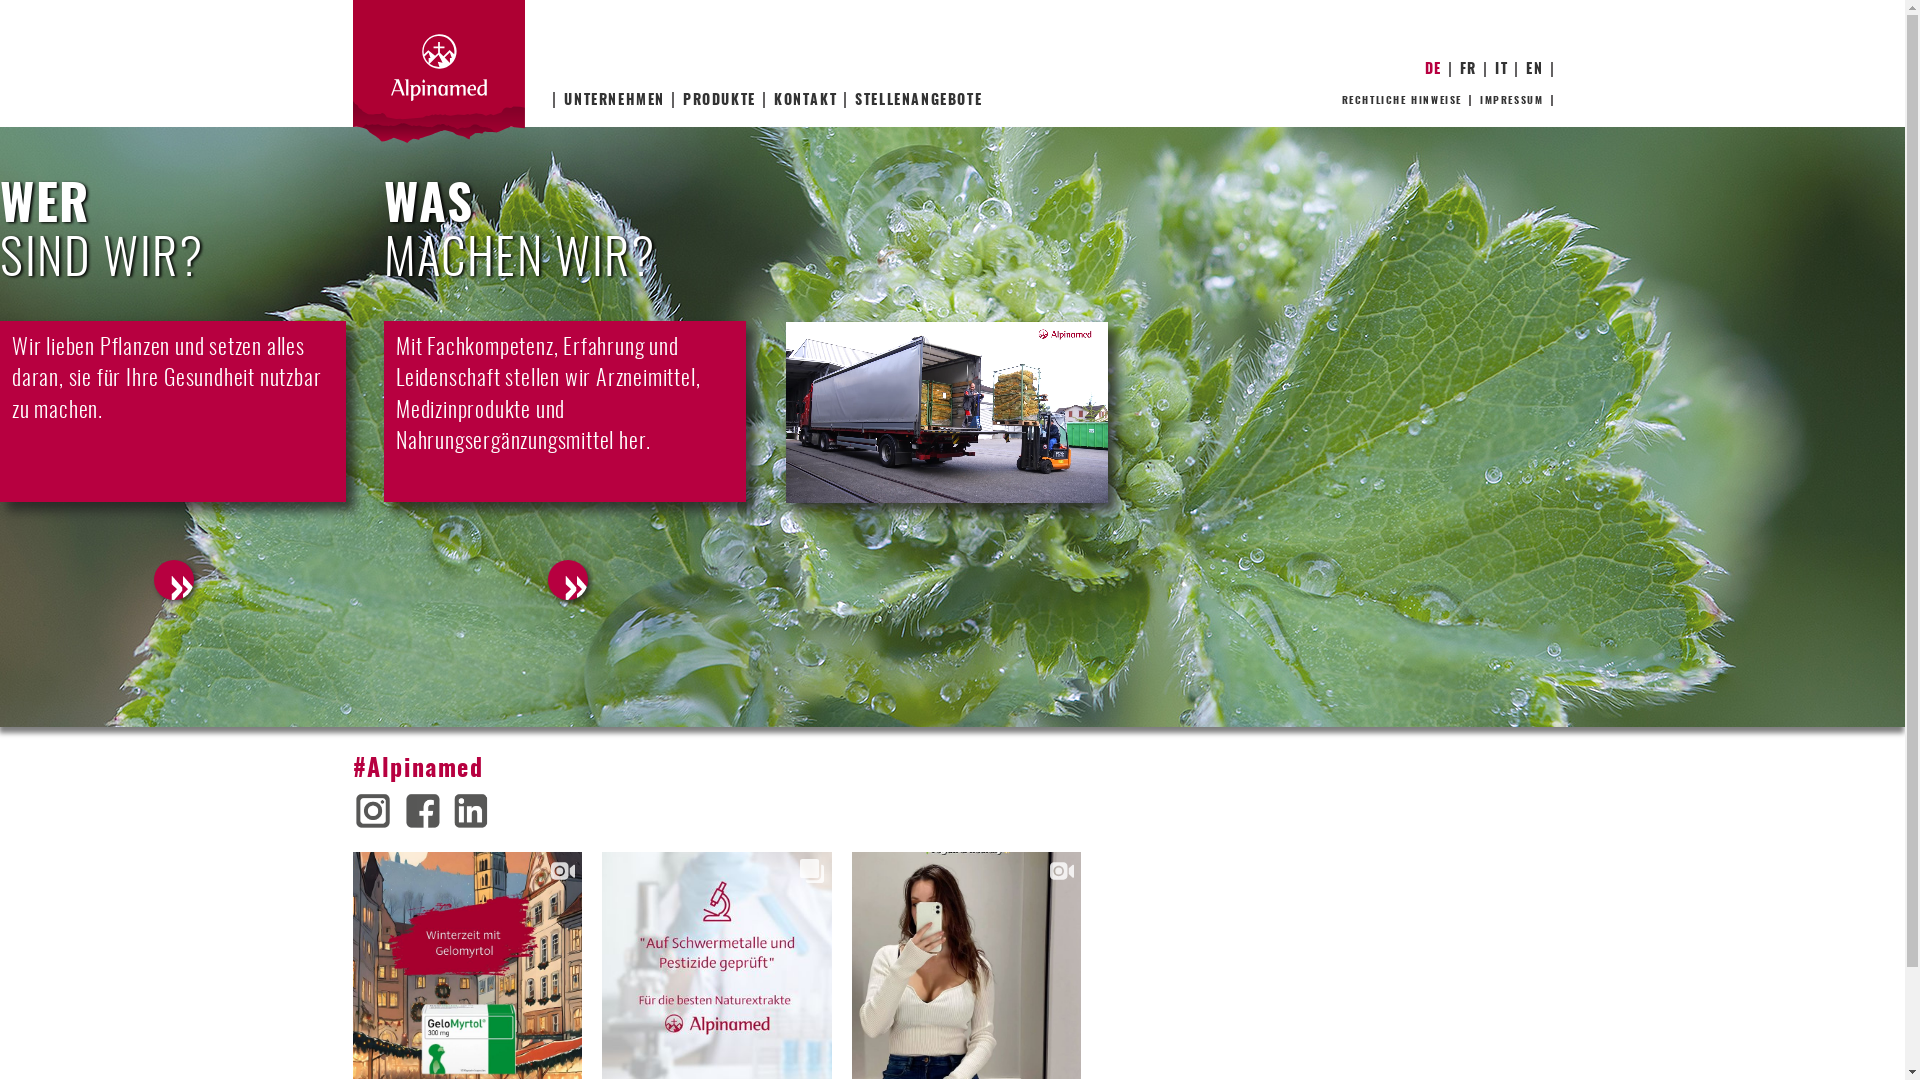 The height and width of the screenshot is (1080, 1920). Describe the element at coordinates (1468, 68) in the screenshot. I see `'FR'` at that location.